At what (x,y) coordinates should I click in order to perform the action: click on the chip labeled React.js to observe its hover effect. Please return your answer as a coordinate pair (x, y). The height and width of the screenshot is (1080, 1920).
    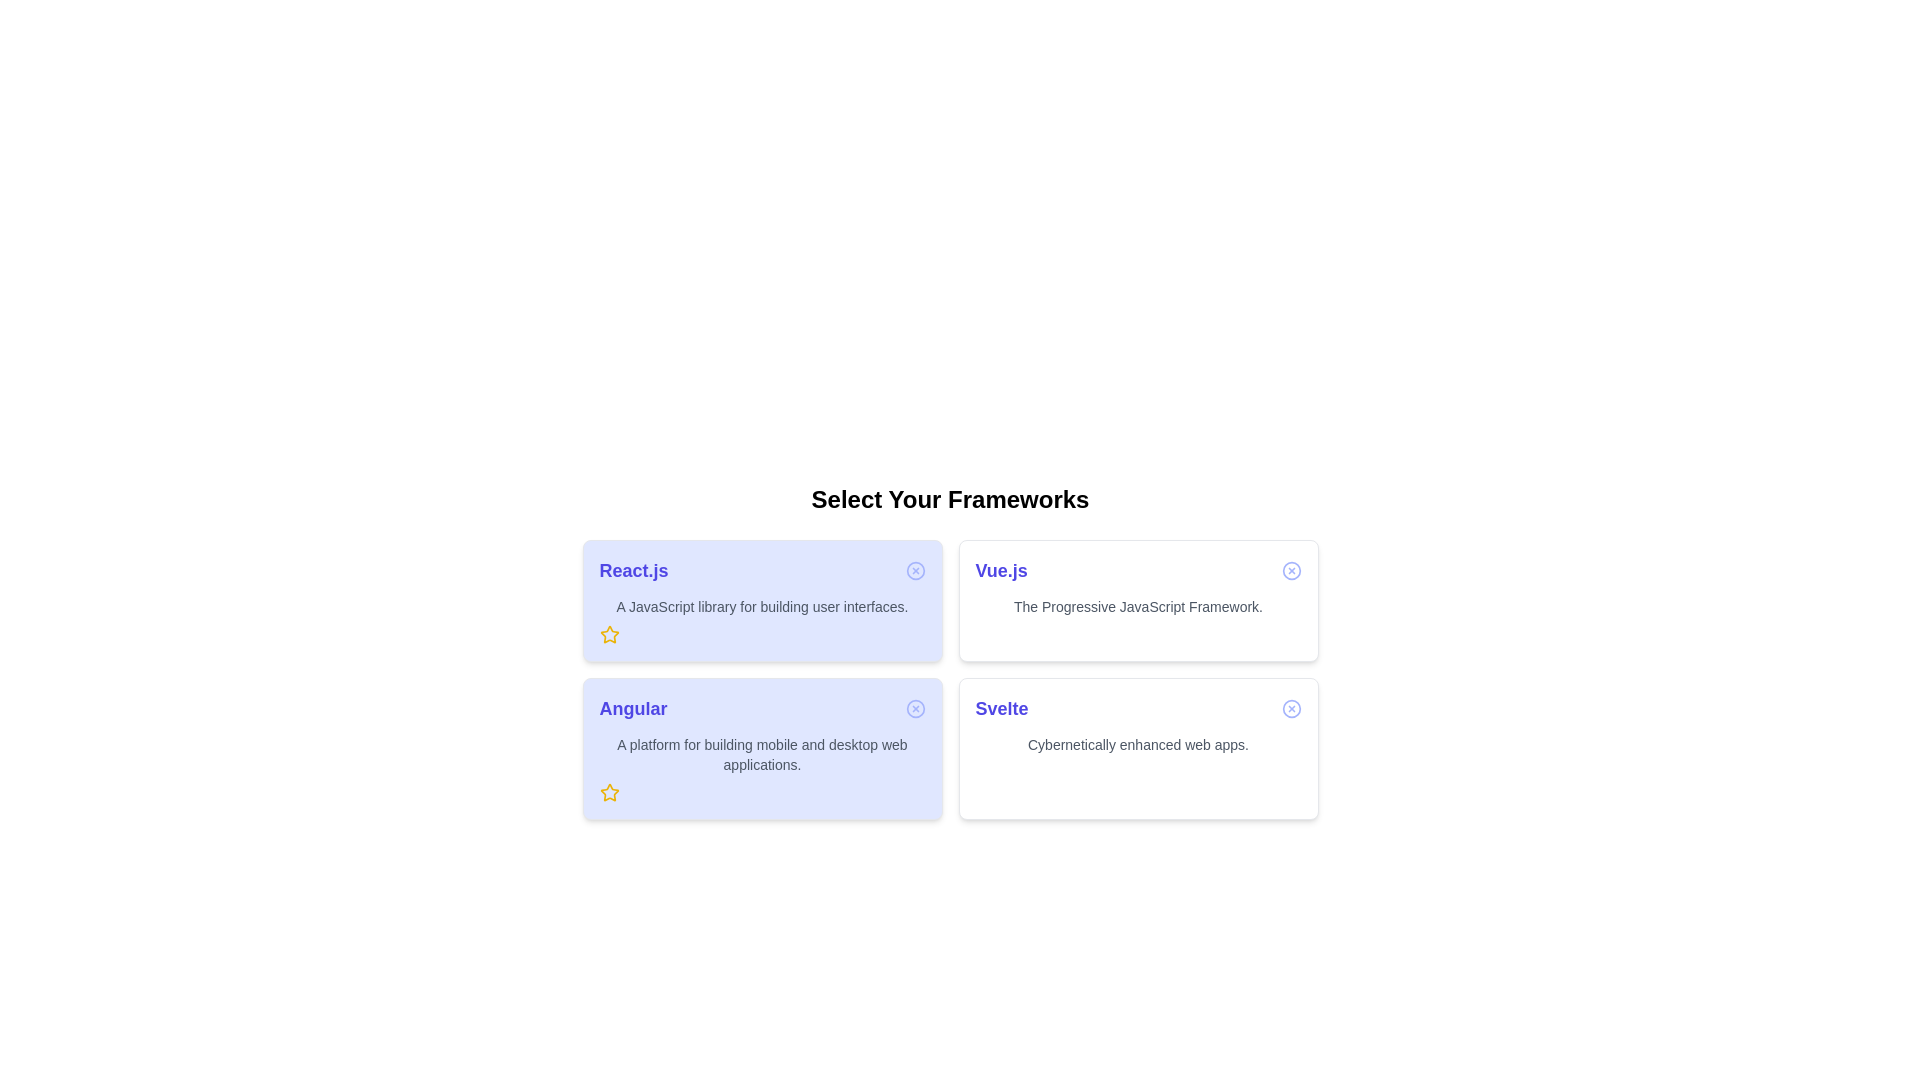
    Looking at the image, I should click on (761, 600).